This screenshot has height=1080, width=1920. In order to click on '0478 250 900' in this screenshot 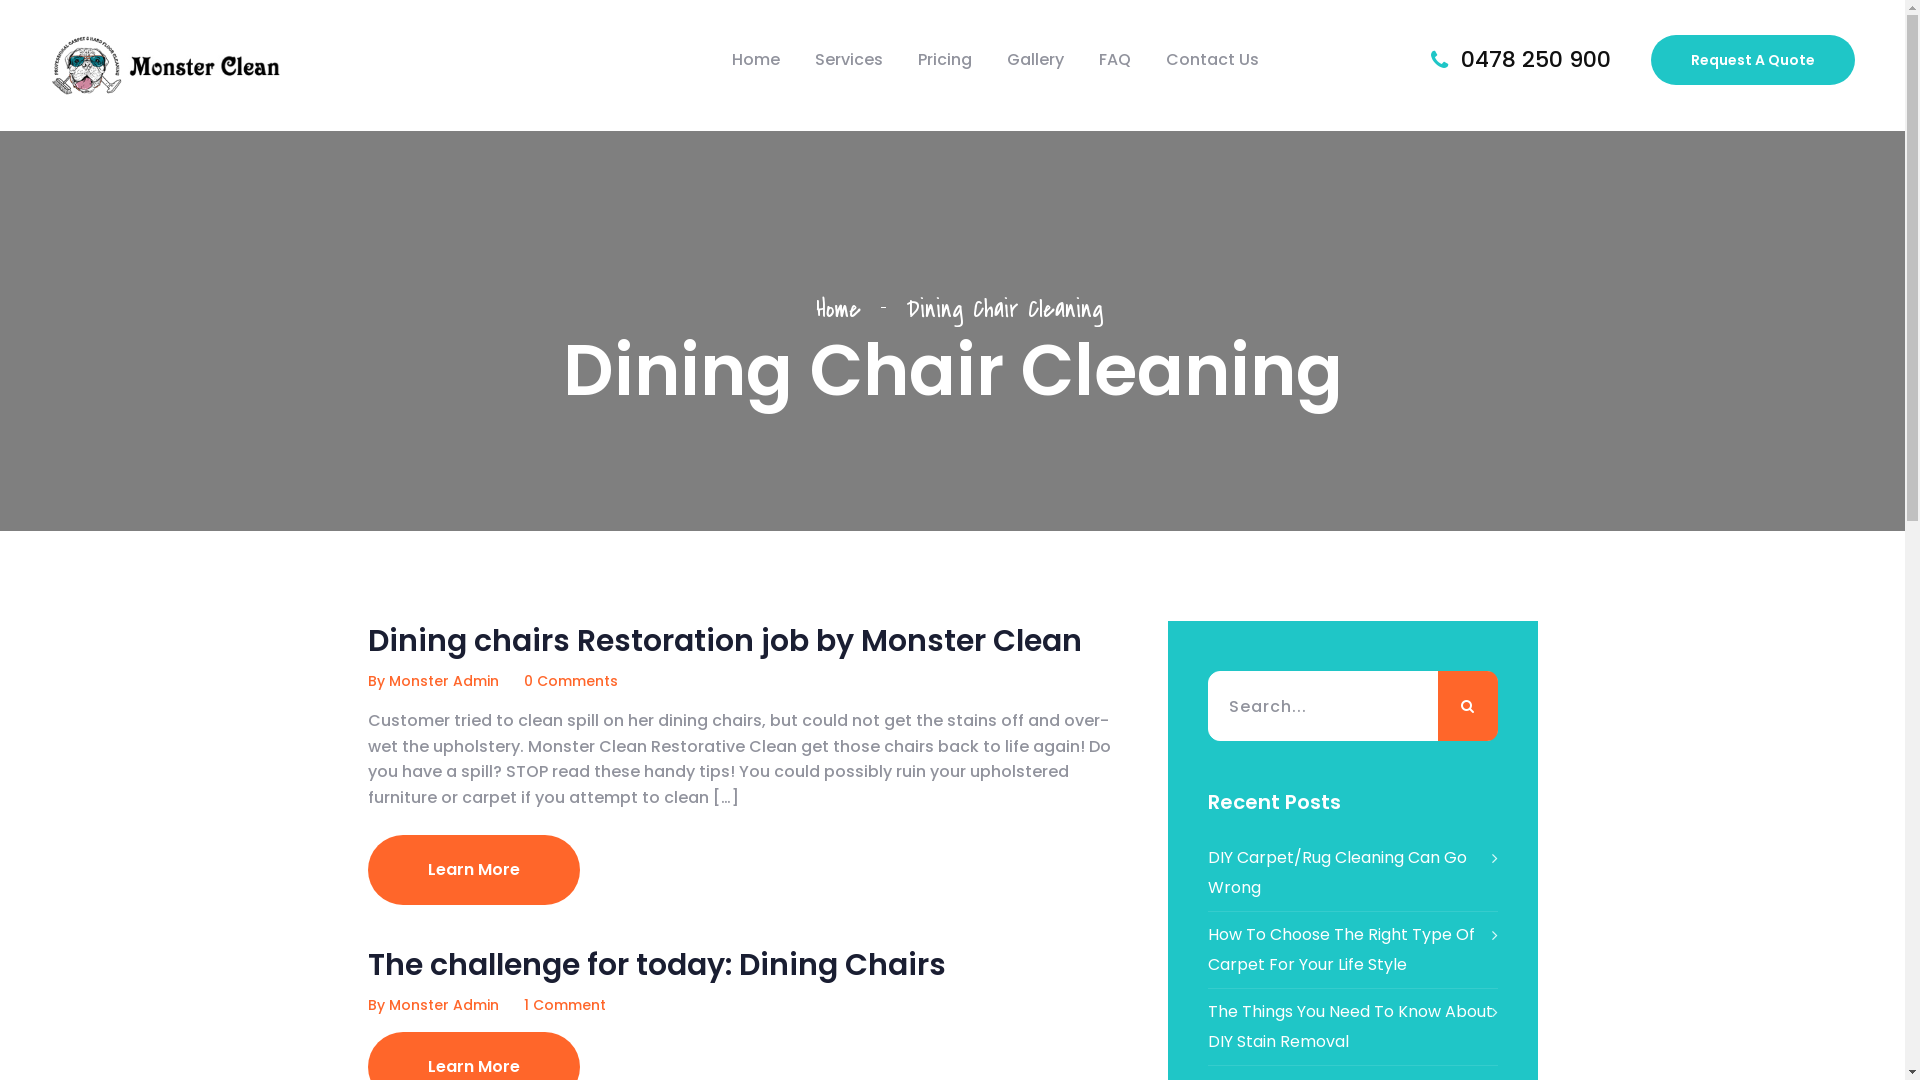, I will do `click(1535, 58)`.